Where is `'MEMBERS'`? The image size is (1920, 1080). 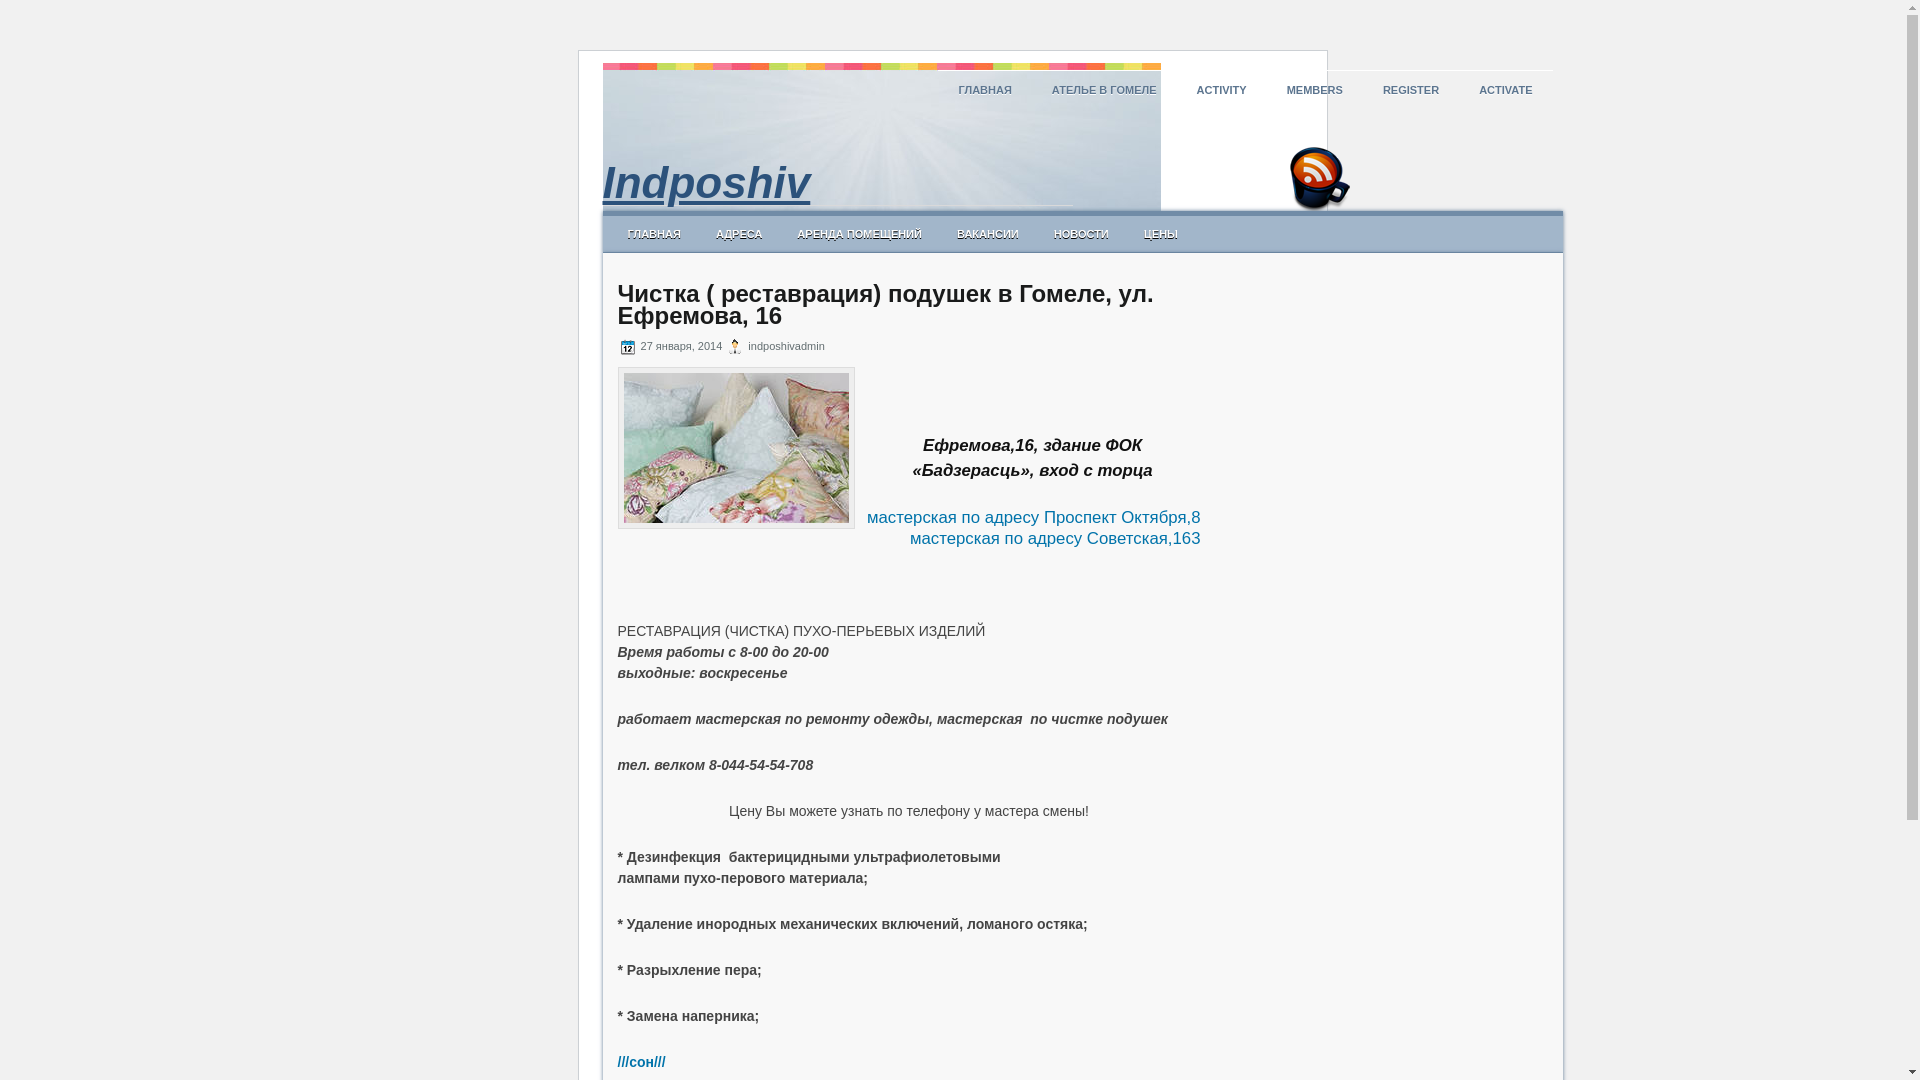 'MEMBERS' is located at coordinates (1315, 90).